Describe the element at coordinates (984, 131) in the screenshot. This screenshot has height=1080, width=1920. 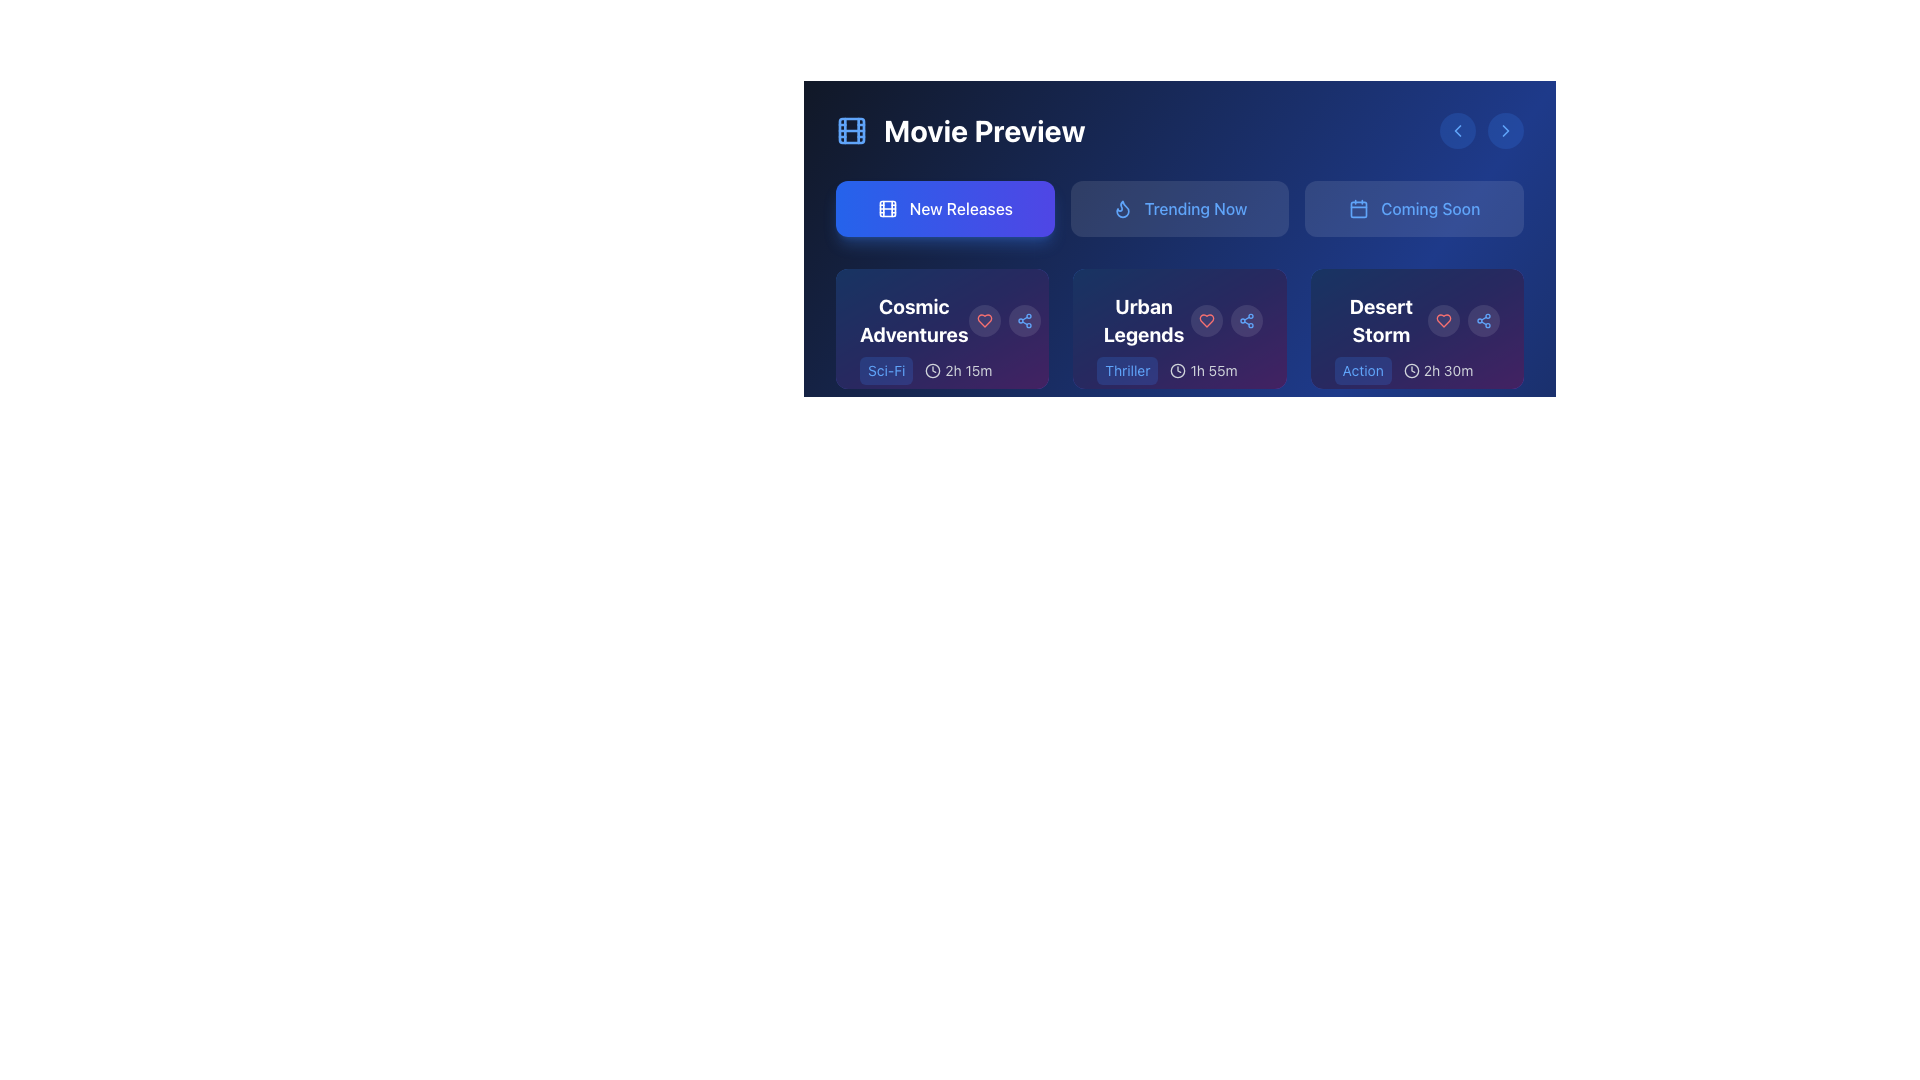
I see `the prominent heading with the text 'Movie Preview' styled in large, bold, white font against a dark blue background, located near the top-left corner of the interface` at that location.